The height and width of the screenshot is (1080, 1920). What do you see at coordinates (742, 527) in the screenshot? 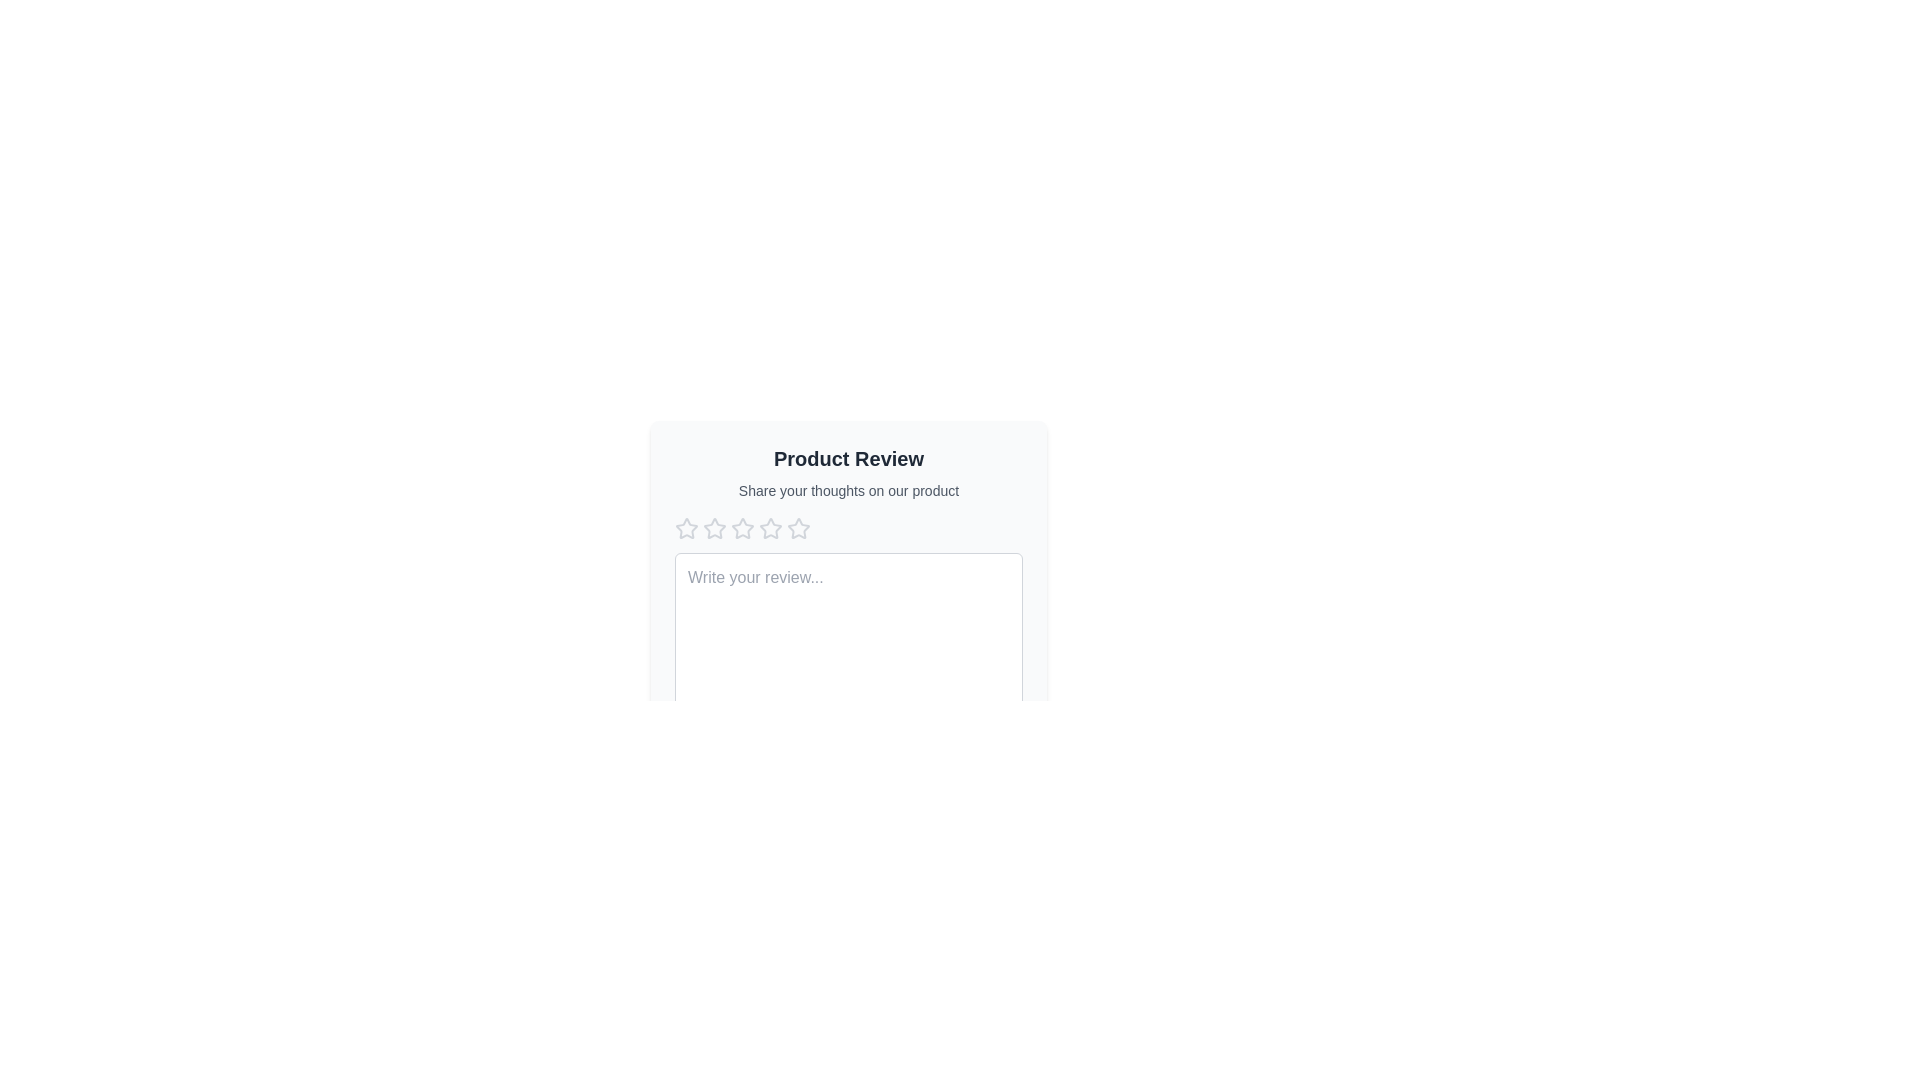
I see `the second star icon in the 5-star rating system via tab navigation` at bounding box center [742, 527].